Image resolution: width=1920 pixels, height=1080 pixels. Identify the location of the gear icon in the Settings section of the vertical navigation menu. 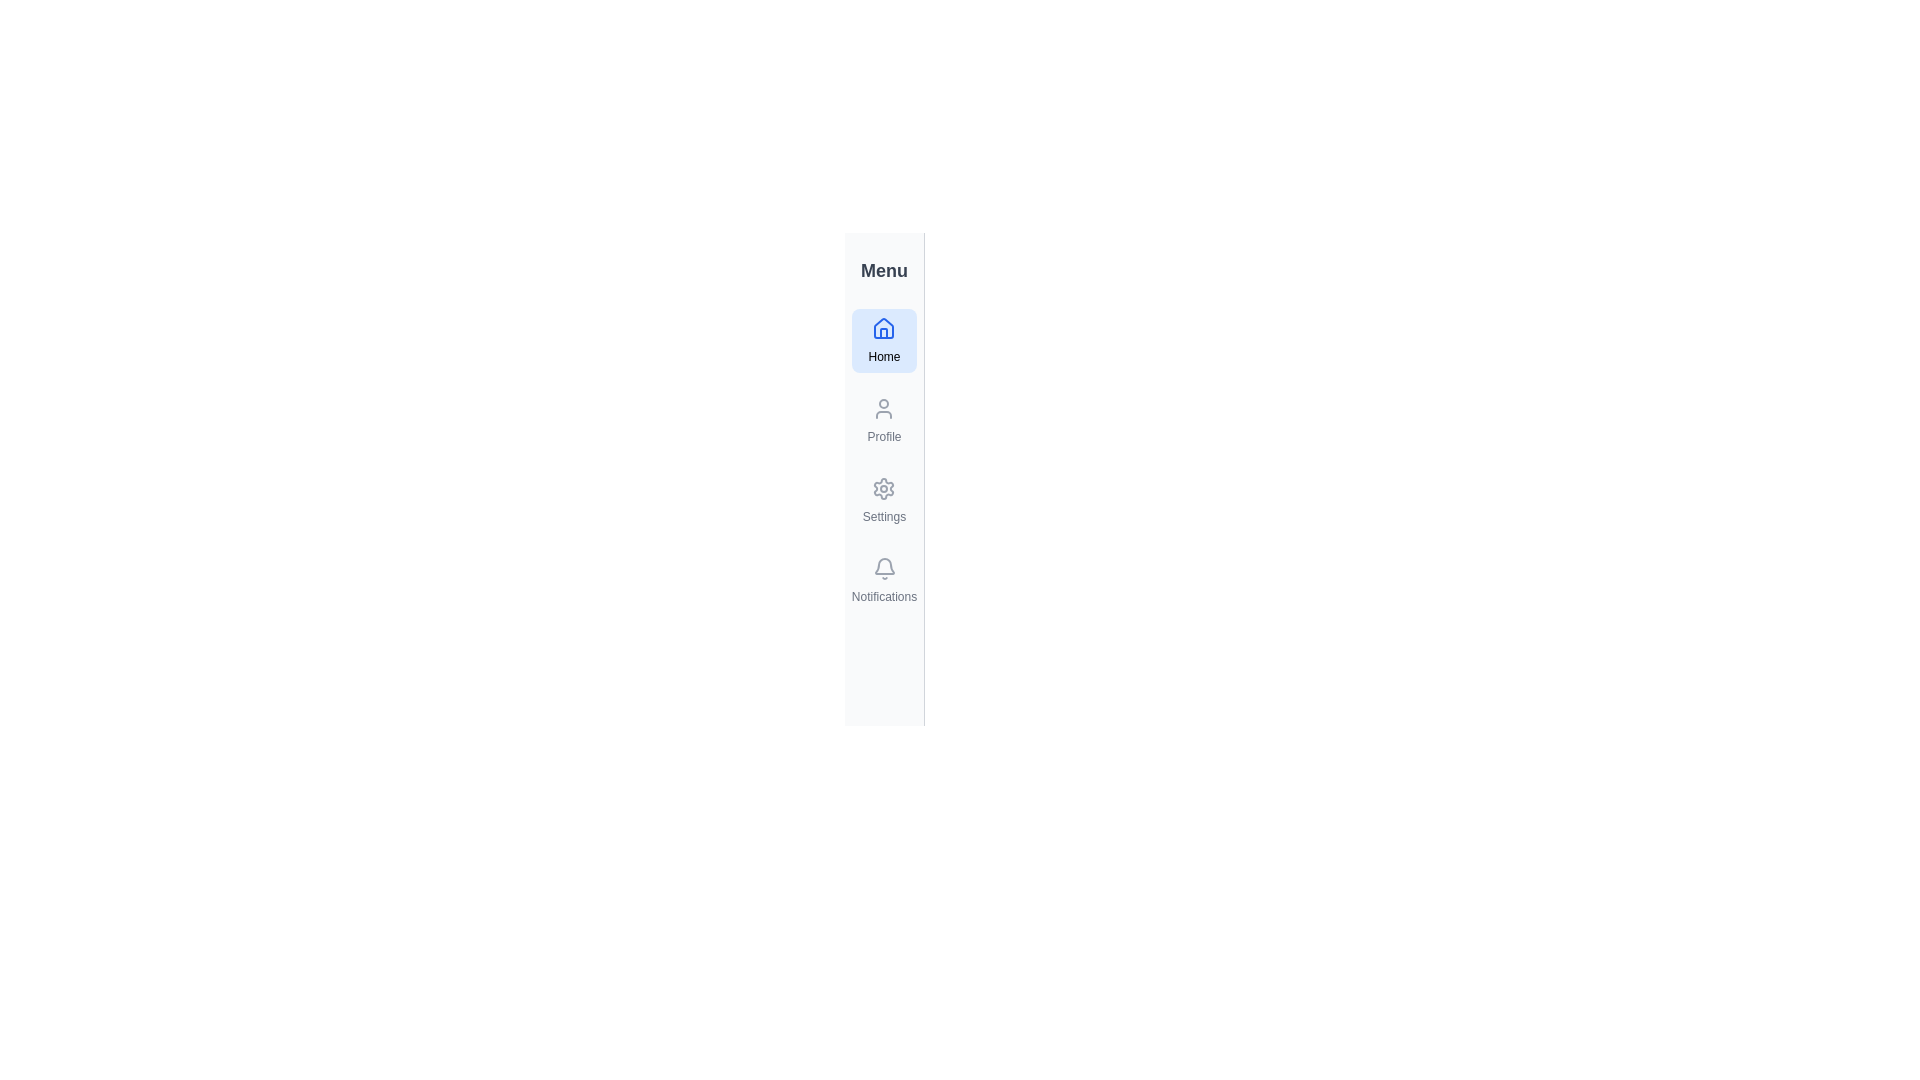
(883, 489).